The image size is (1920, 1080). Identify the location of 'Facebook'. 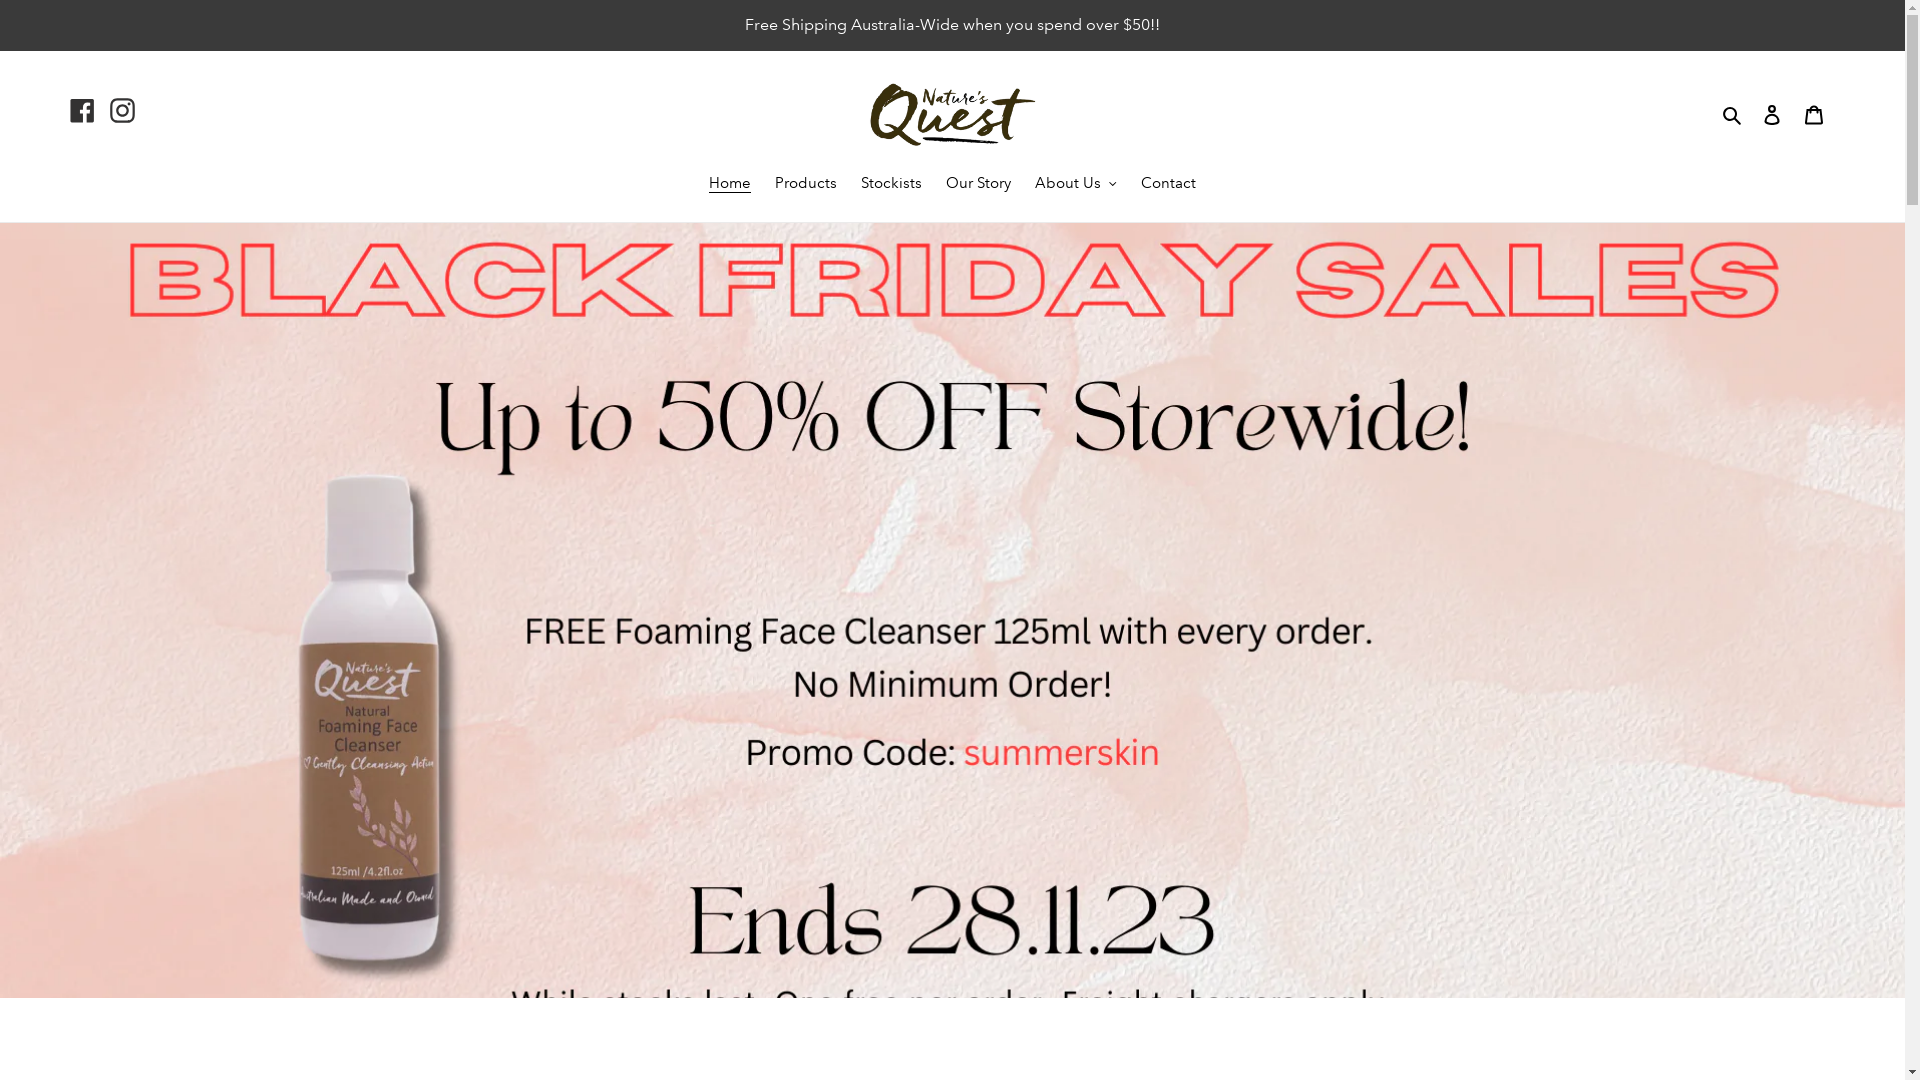
(70, 110).